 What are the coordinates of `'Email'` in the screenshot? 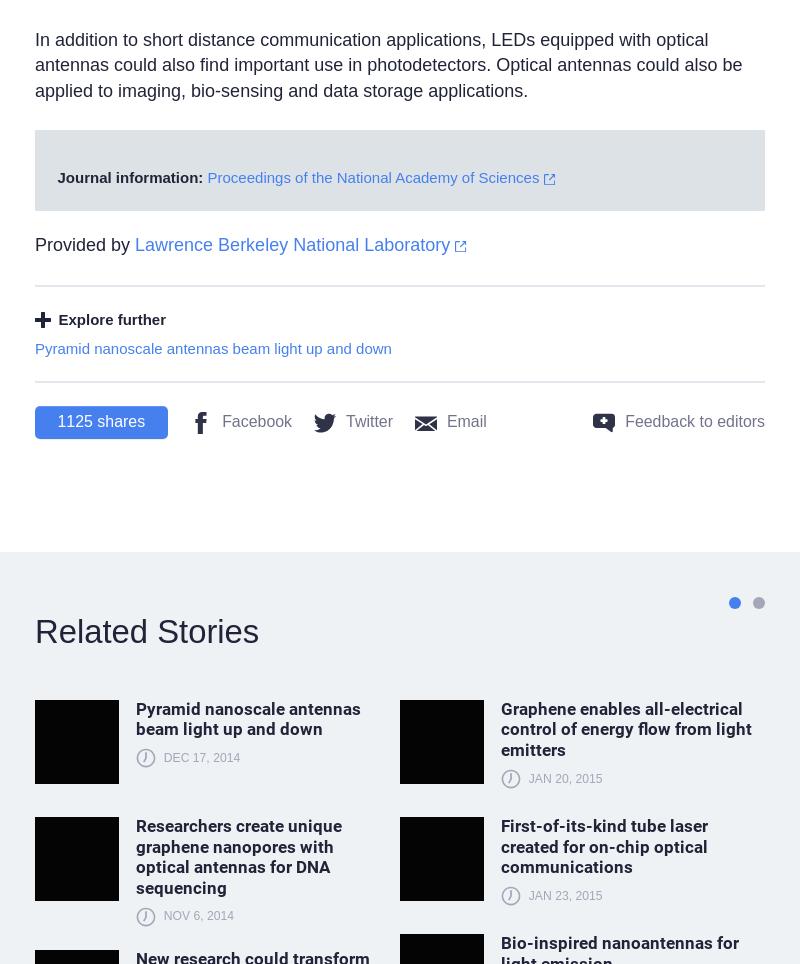 It's located at (445, 420).